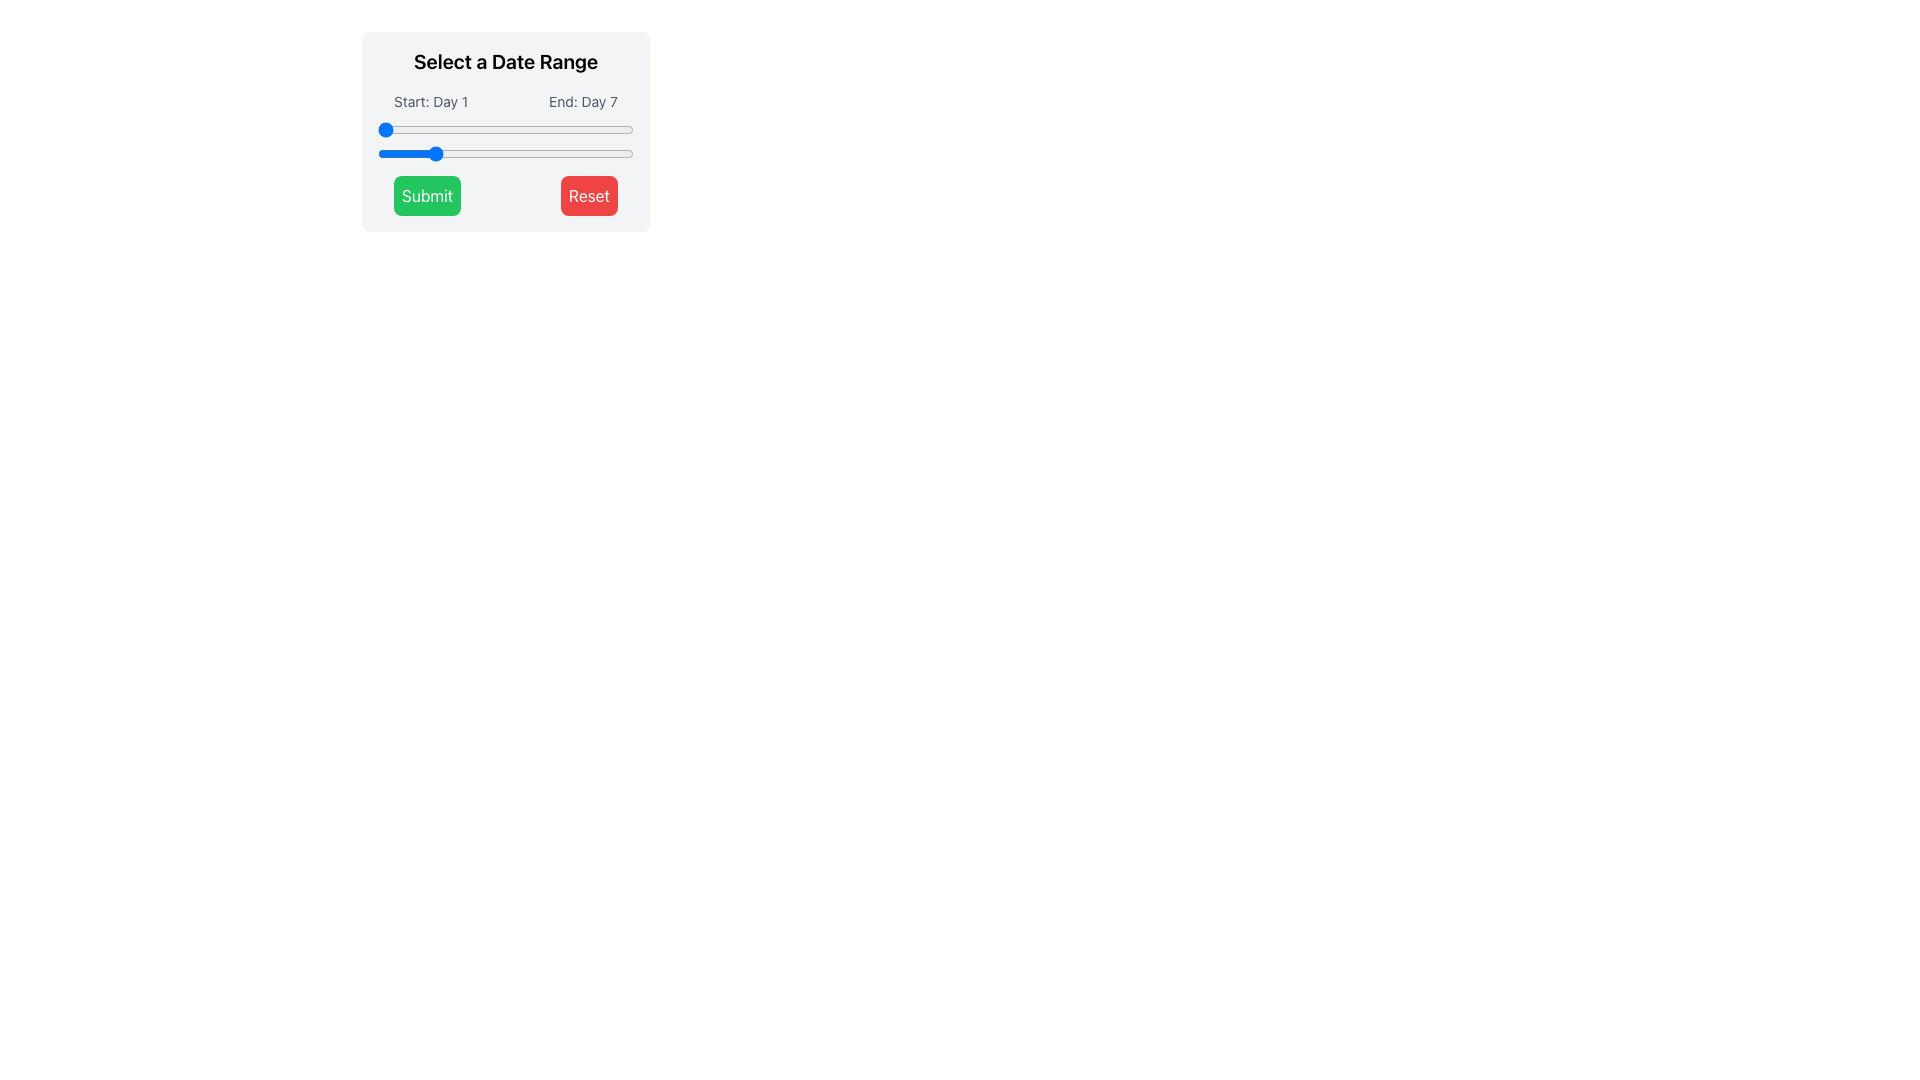 The height and width of the screenshot is (1080, 1920). I want to click on the slider, so click(536, 153).